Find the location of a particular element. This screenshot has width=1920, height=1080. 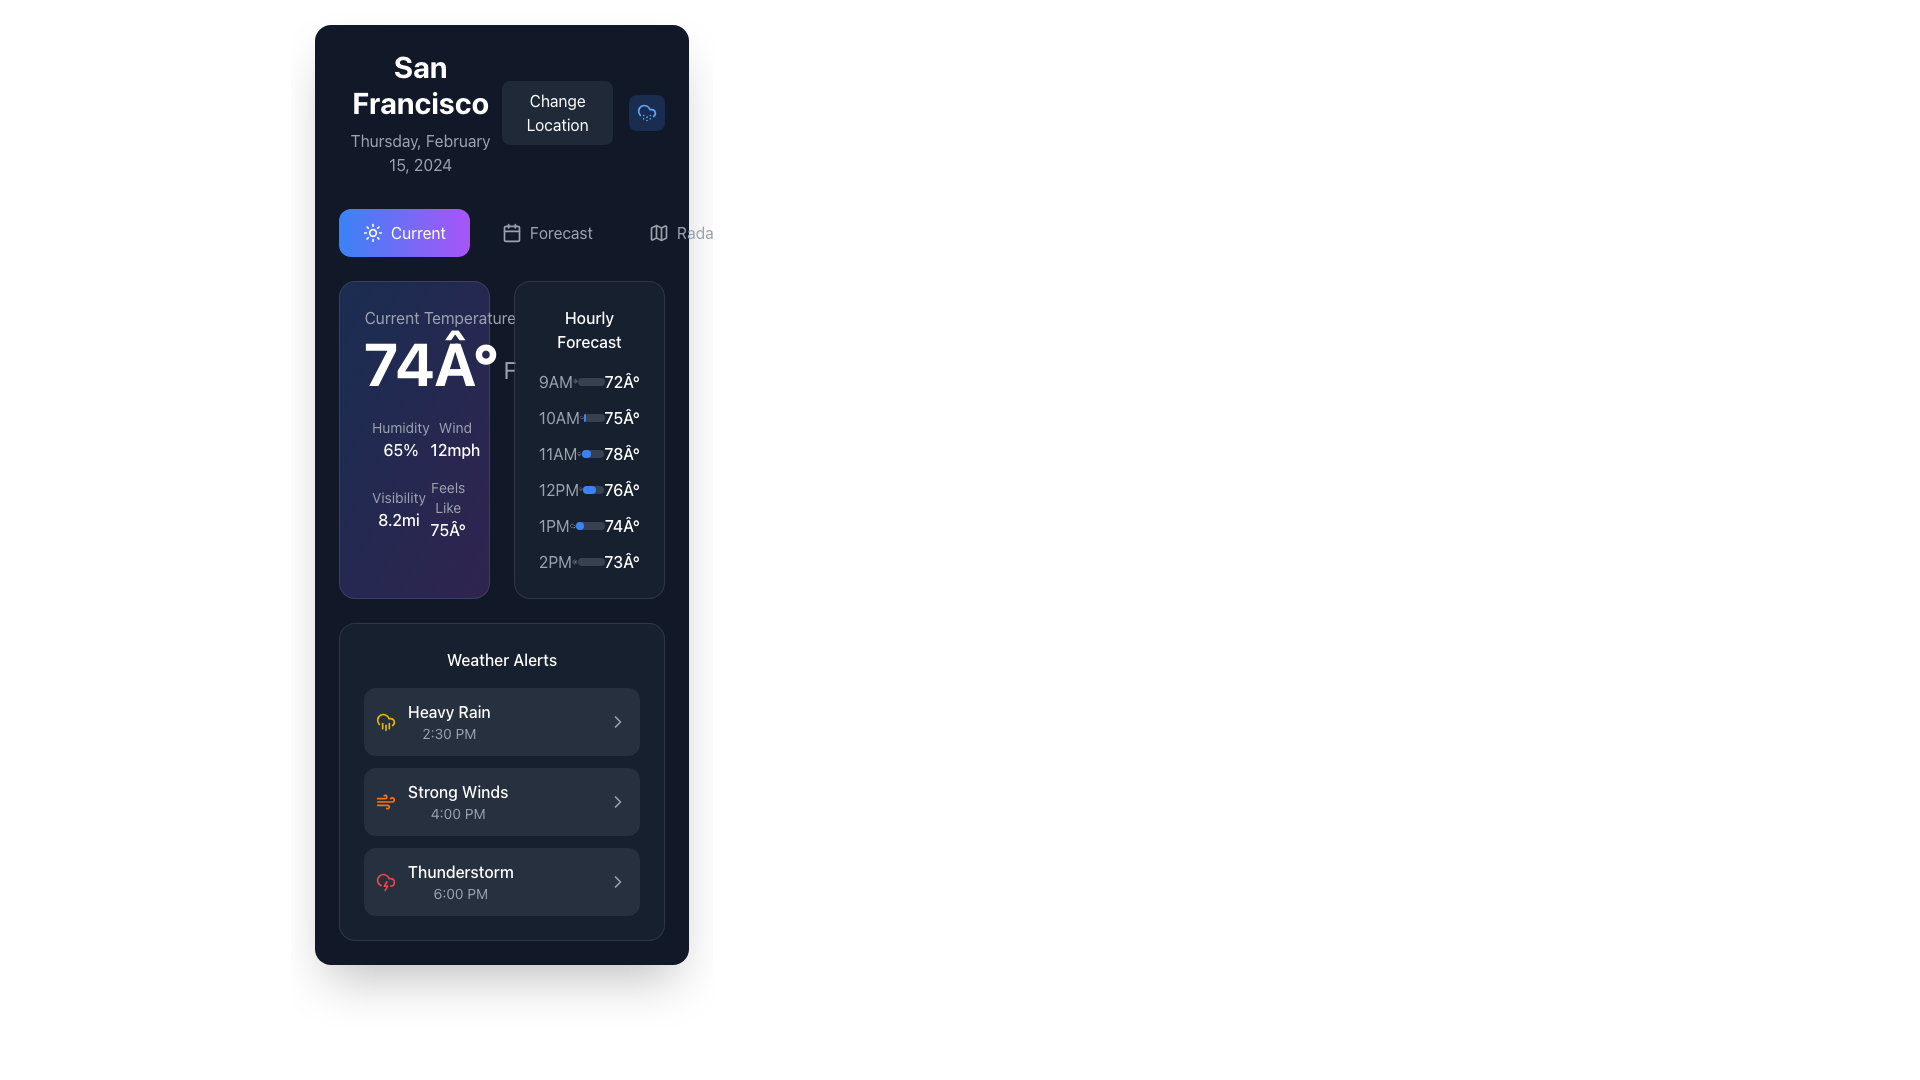

the circular sun icon inside the 'Current' button, which is part of the navigation section of the application is located at coordinates (373, 231).